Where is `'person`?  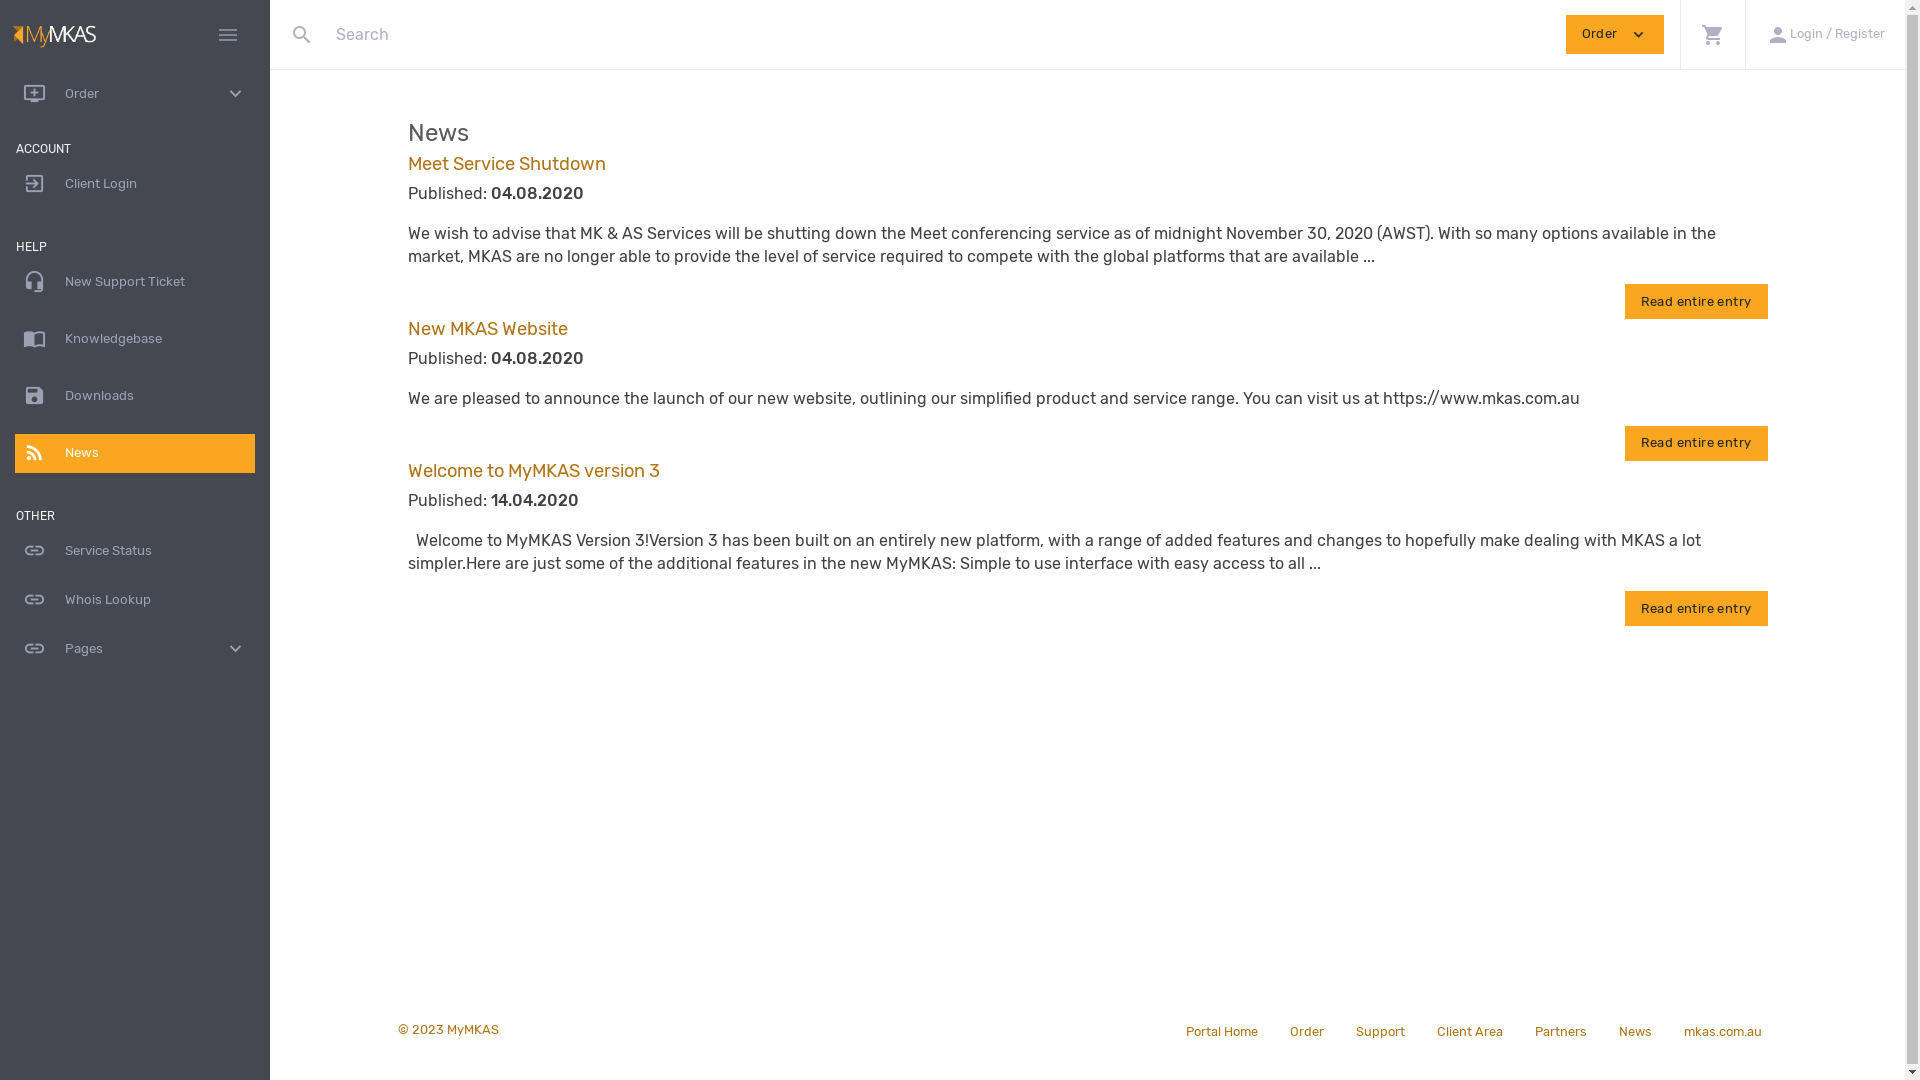
'person is located at coordinates (1744, 34).